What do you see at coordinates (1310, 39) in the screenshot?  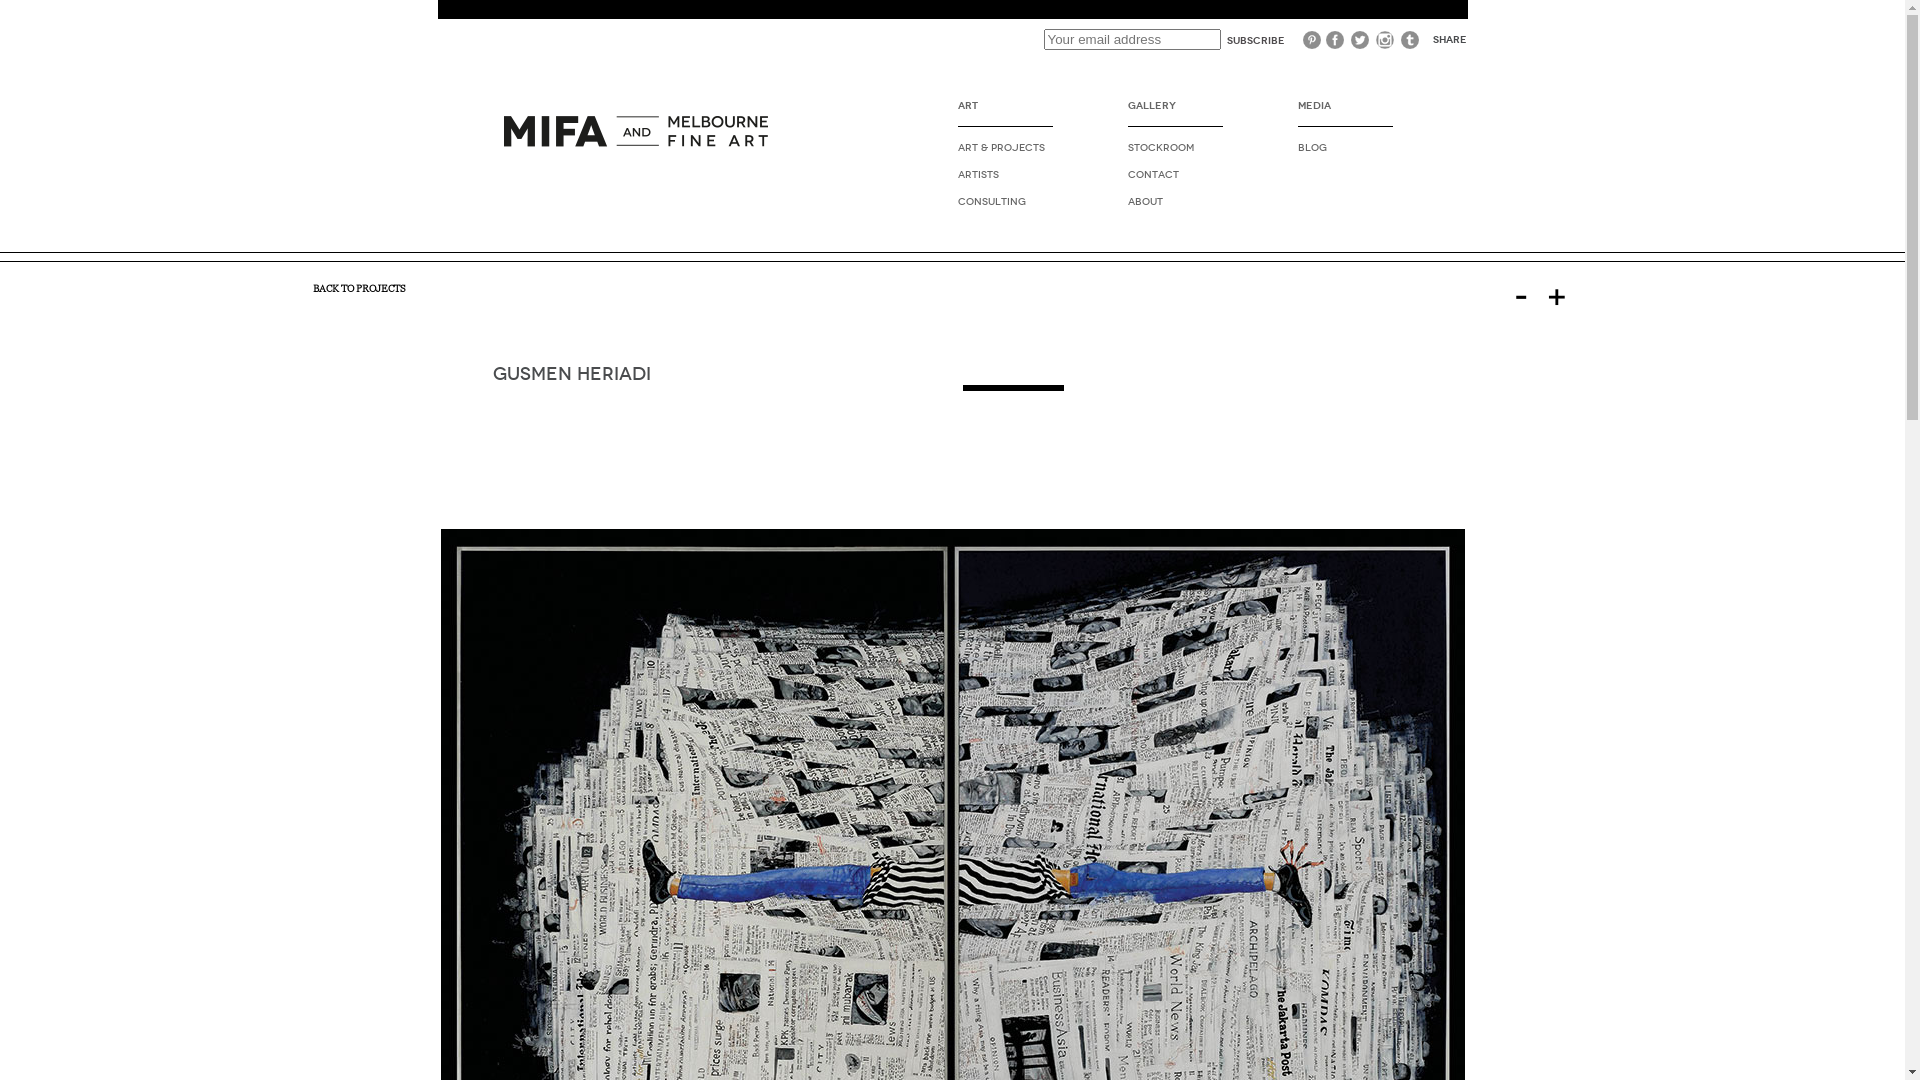 I see `'Pinterest'` at bounding box center [1310, 39].